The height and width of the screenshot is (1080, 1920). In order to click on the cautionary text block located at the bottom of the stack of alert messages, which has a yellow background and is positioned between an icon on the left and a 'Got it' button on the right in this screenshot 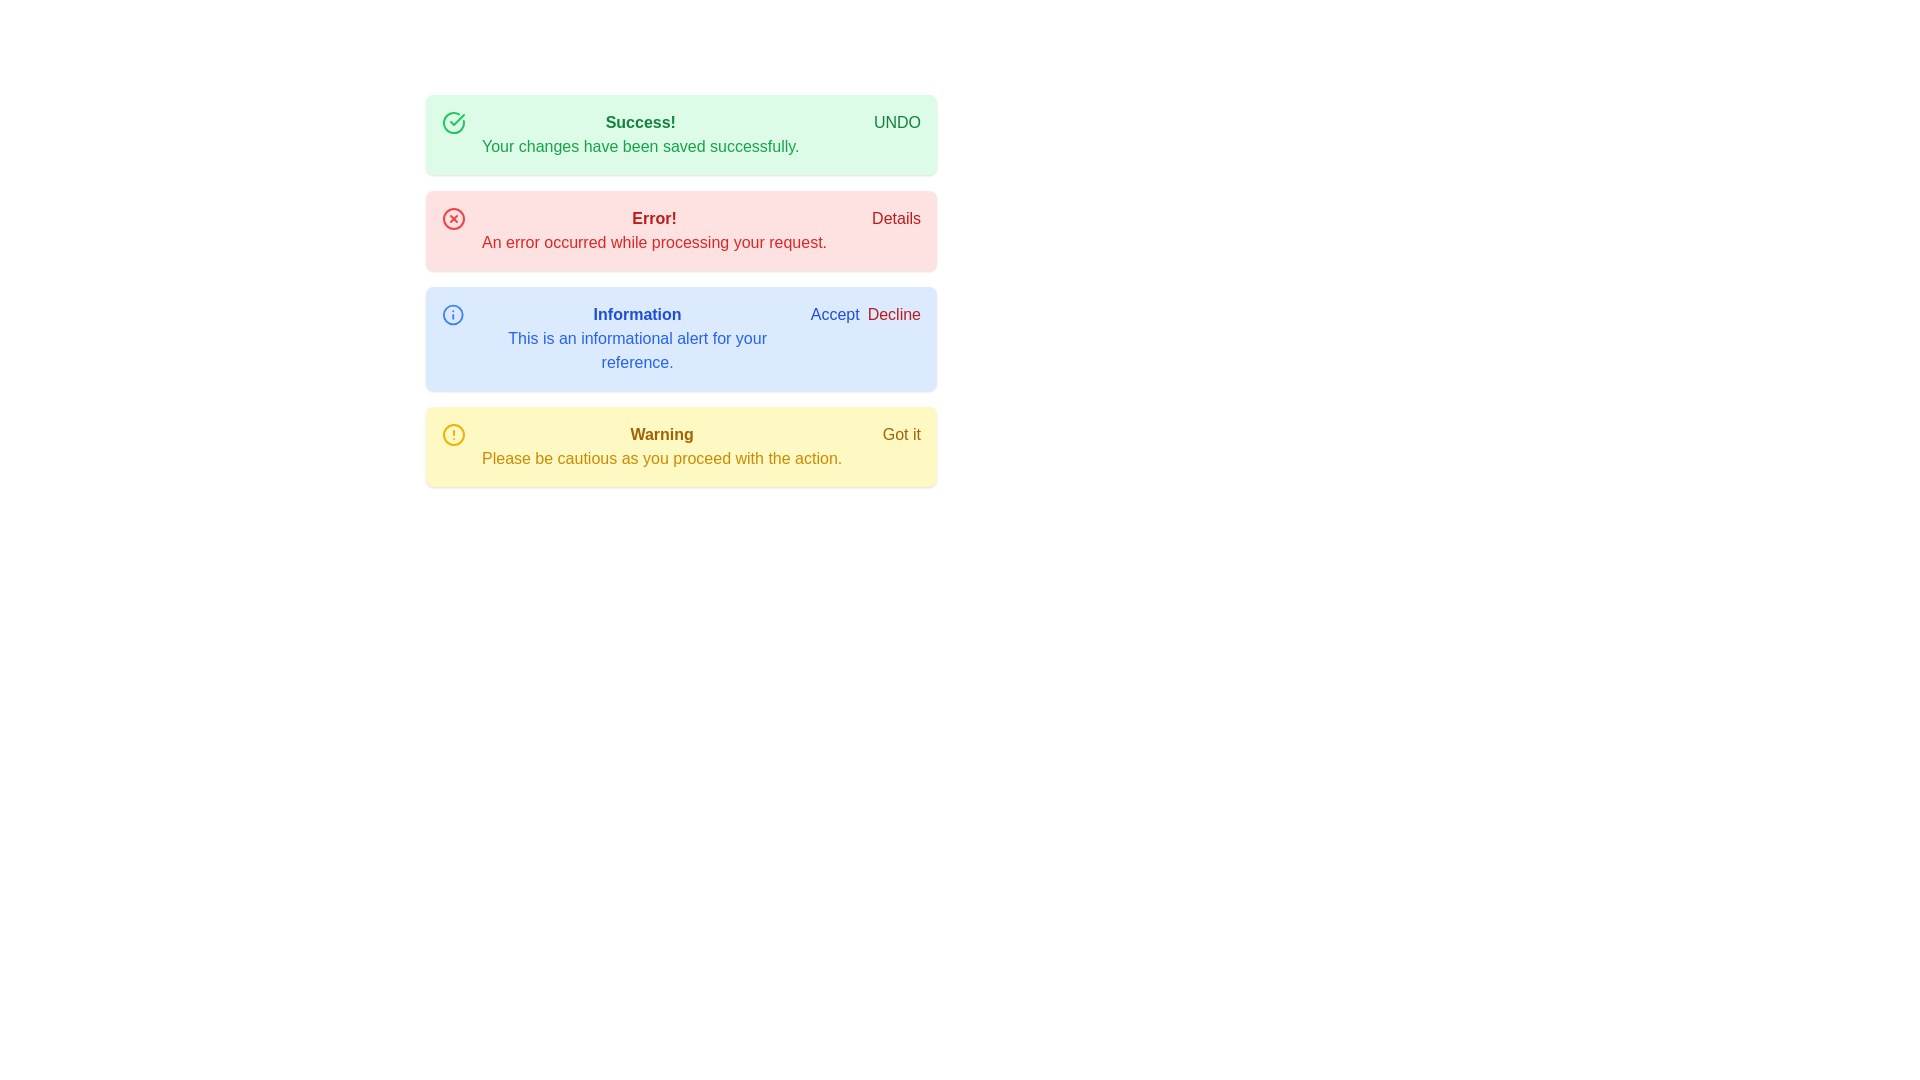, I will do `click(662, 446)`.